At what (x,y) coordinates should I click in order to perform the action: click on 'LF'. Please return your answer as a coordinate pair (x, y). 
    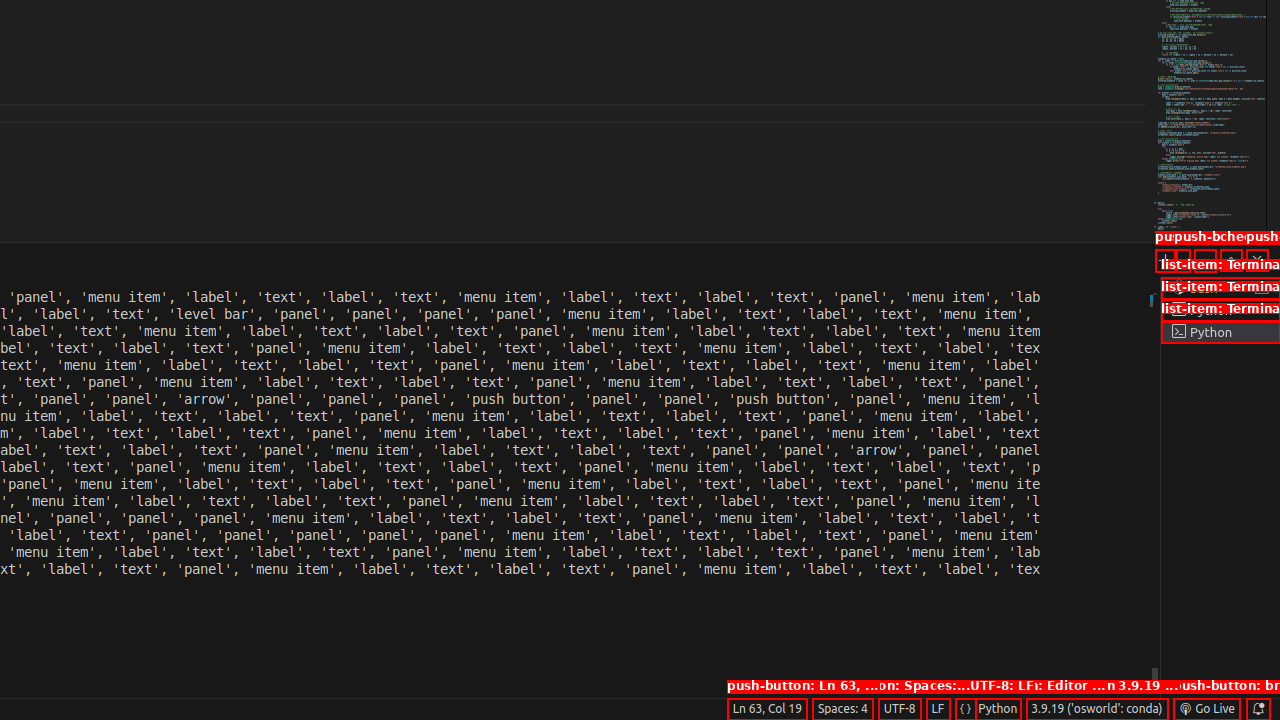
    Looking at the image, I should click on (936, 707).